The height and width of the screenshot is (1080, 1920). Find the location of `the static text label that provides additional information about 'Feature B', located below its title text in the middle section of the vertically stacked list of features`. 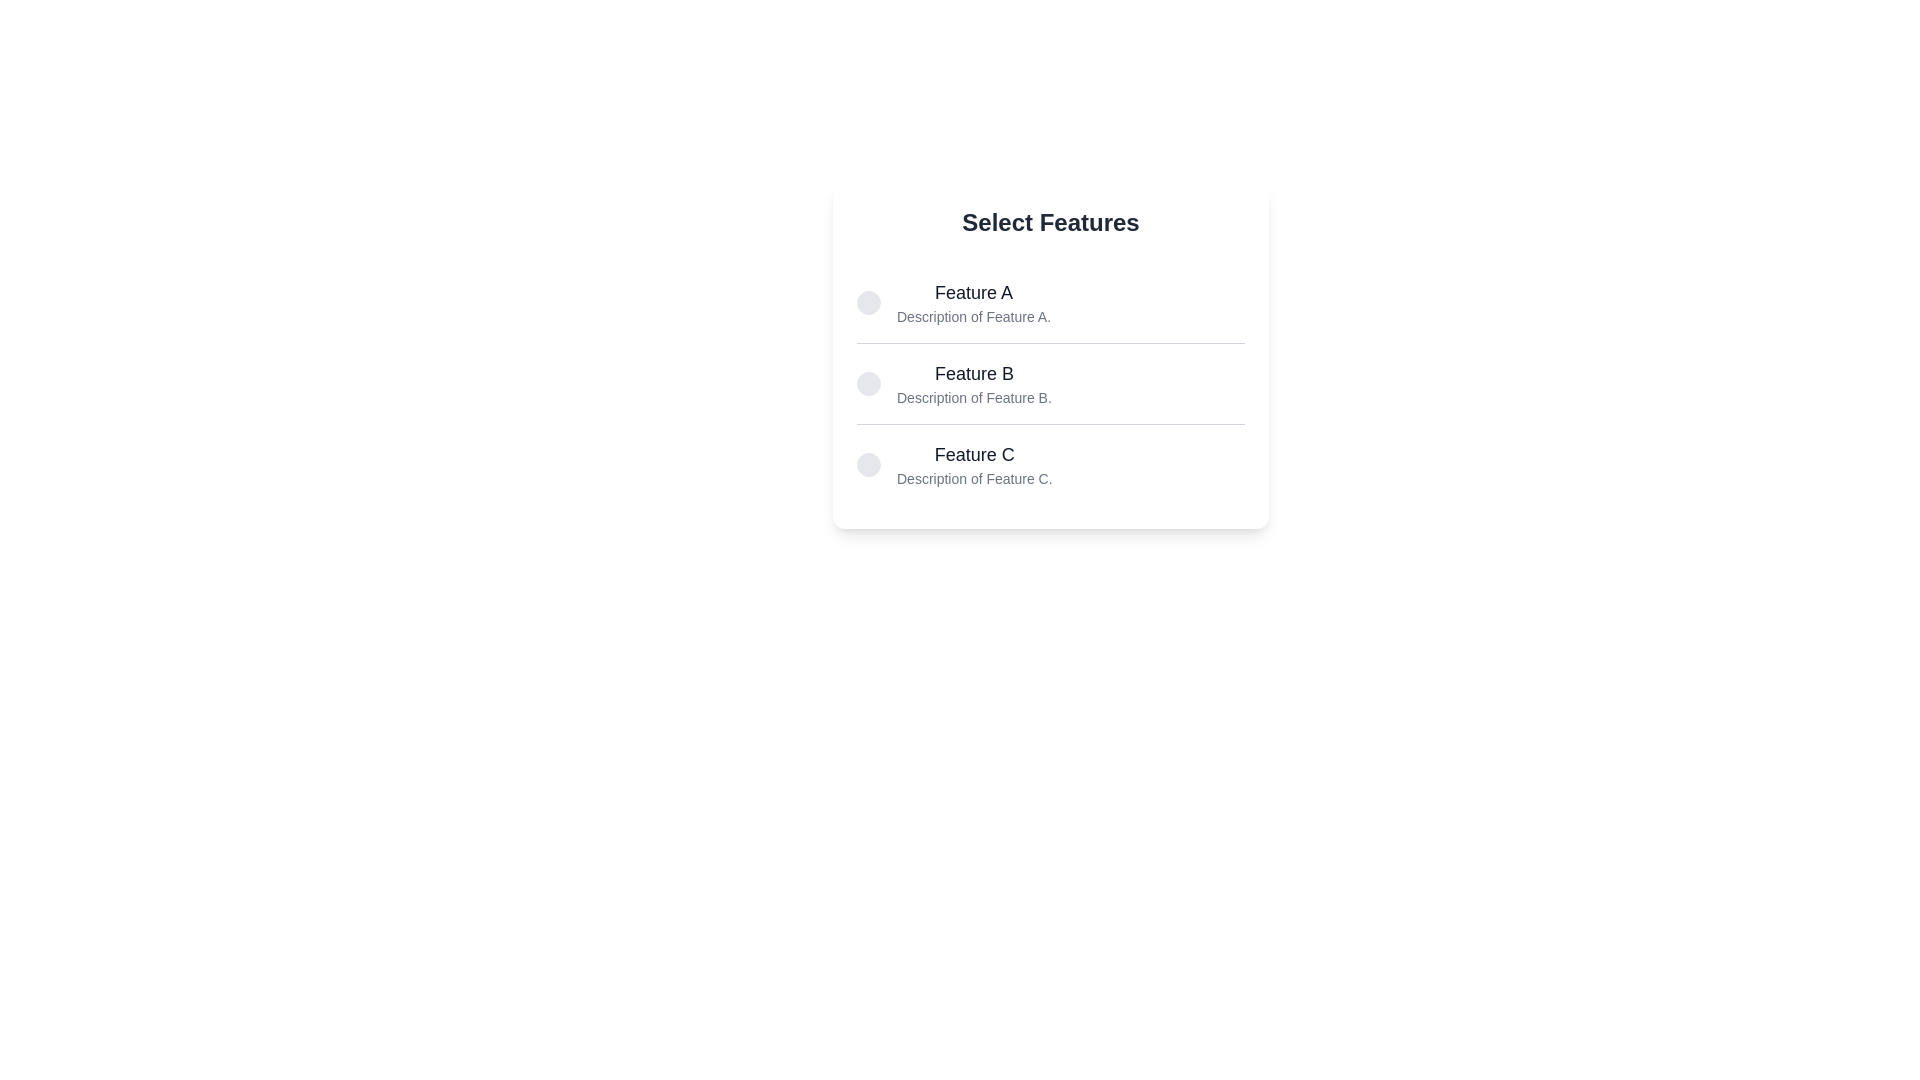

the static text label that provides additional information about 'Feature B', located below its title text in the middle section of the vertically stacked list of features is located at coordinates (974, 397).